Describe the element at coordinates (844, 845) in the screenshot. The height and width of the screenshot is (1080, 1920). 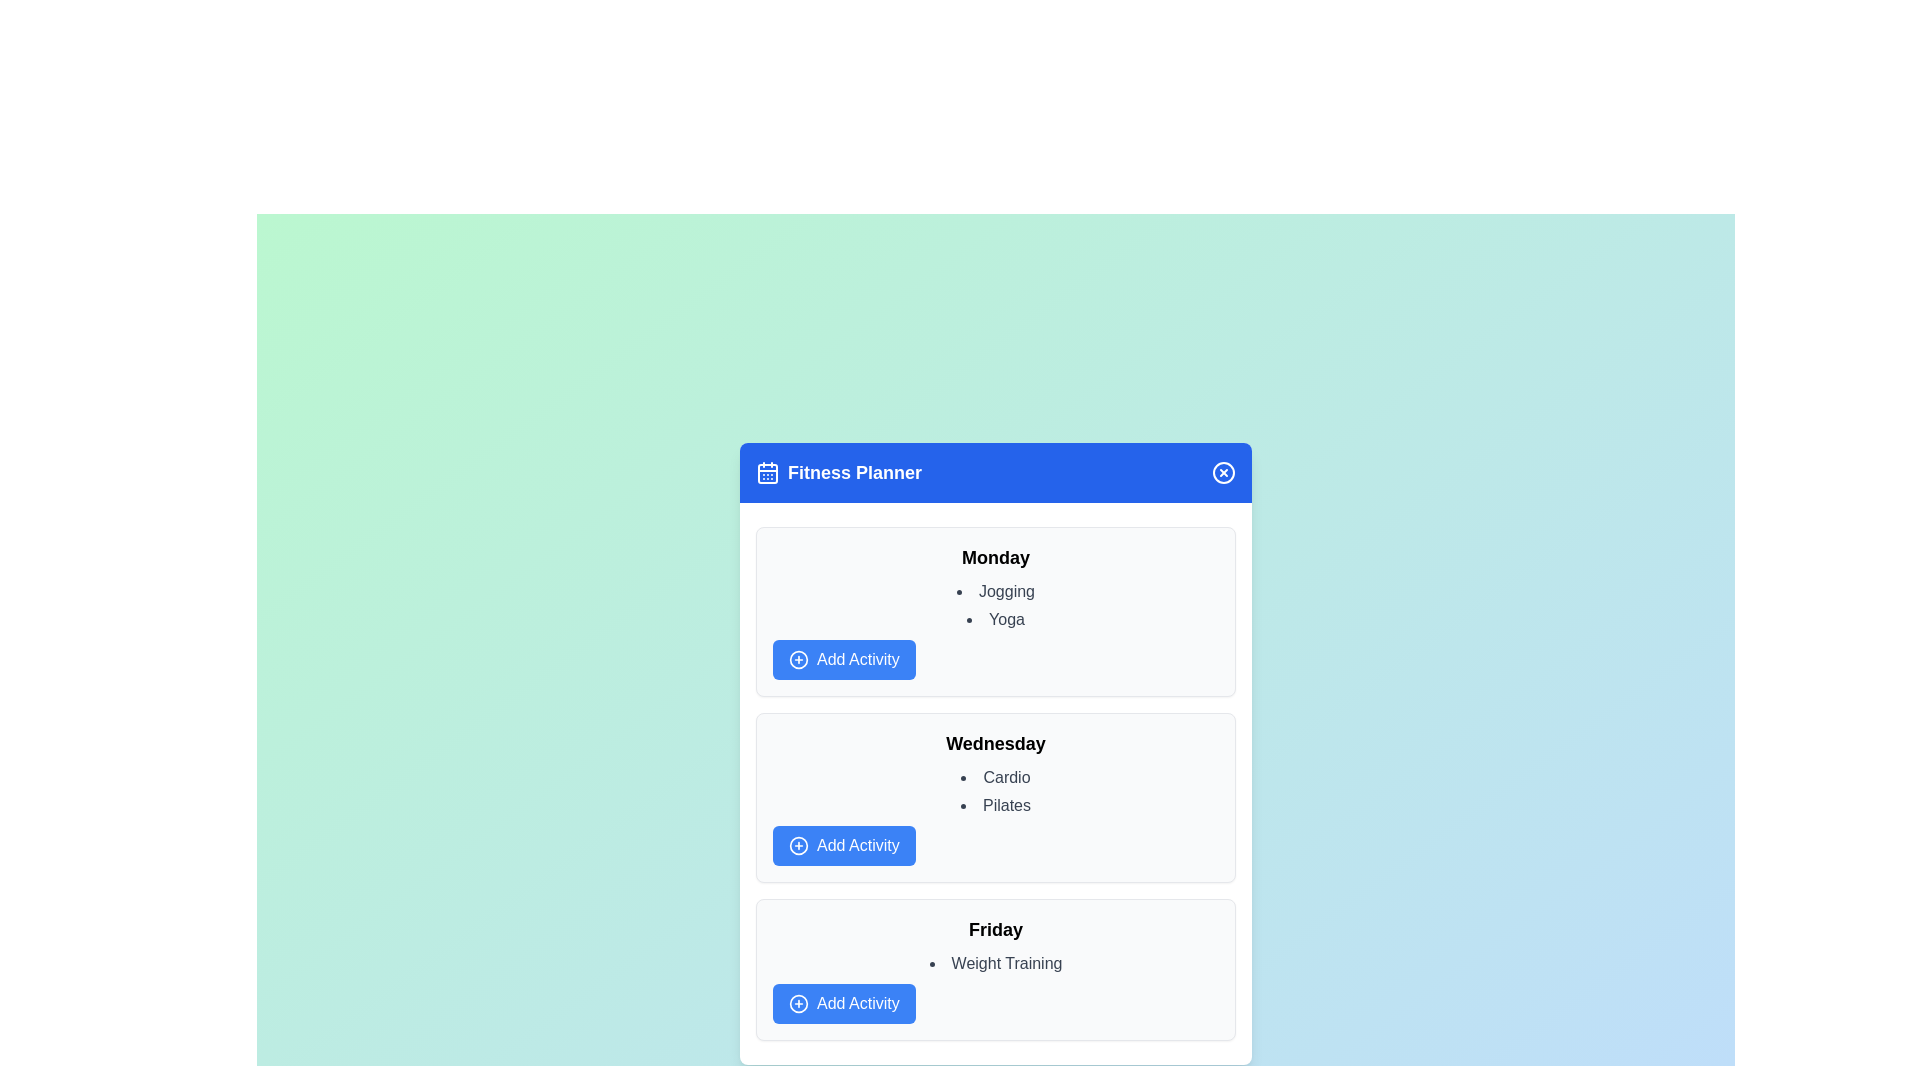
I see `the 'Add Activity' button for Wednesday` at that location.